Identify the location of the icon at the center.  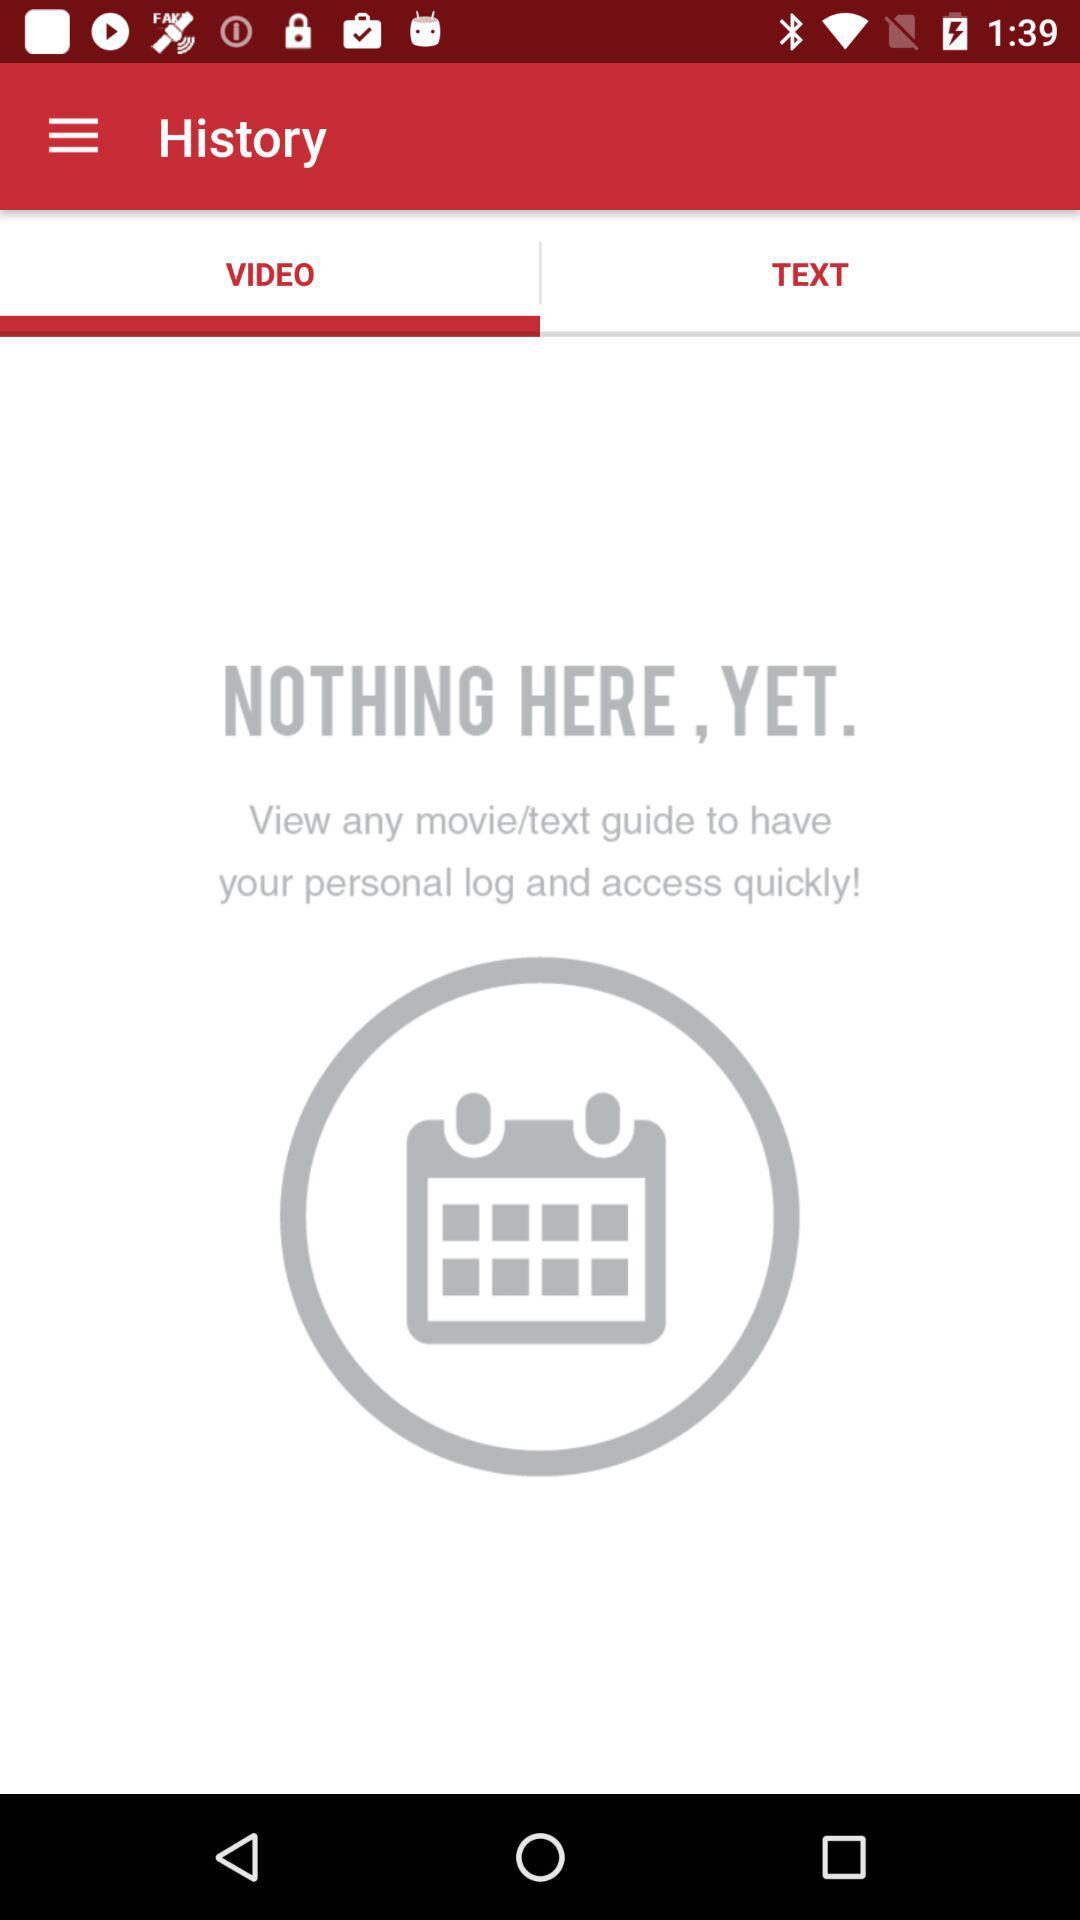
(540, 1064).